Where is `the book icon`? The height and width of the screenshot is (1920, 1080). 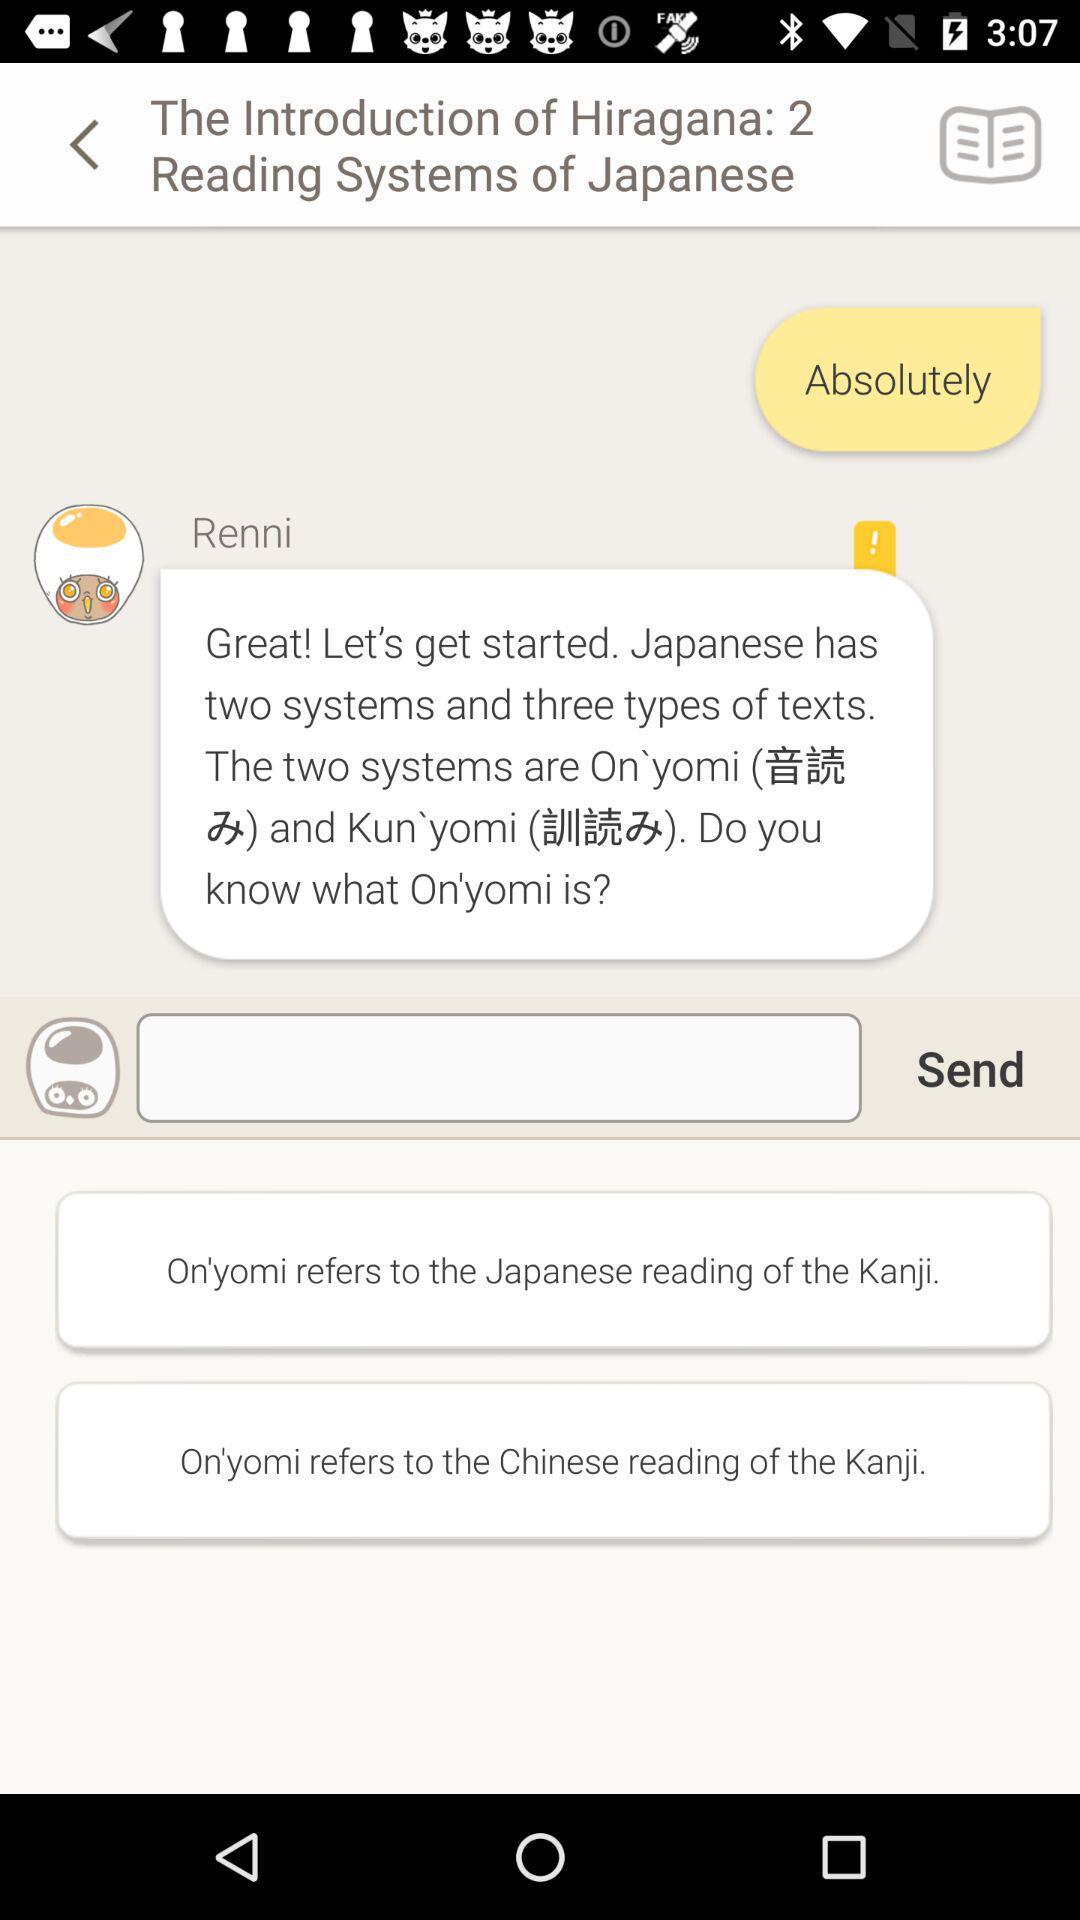
the book icon is located at coordinates (991, 143).